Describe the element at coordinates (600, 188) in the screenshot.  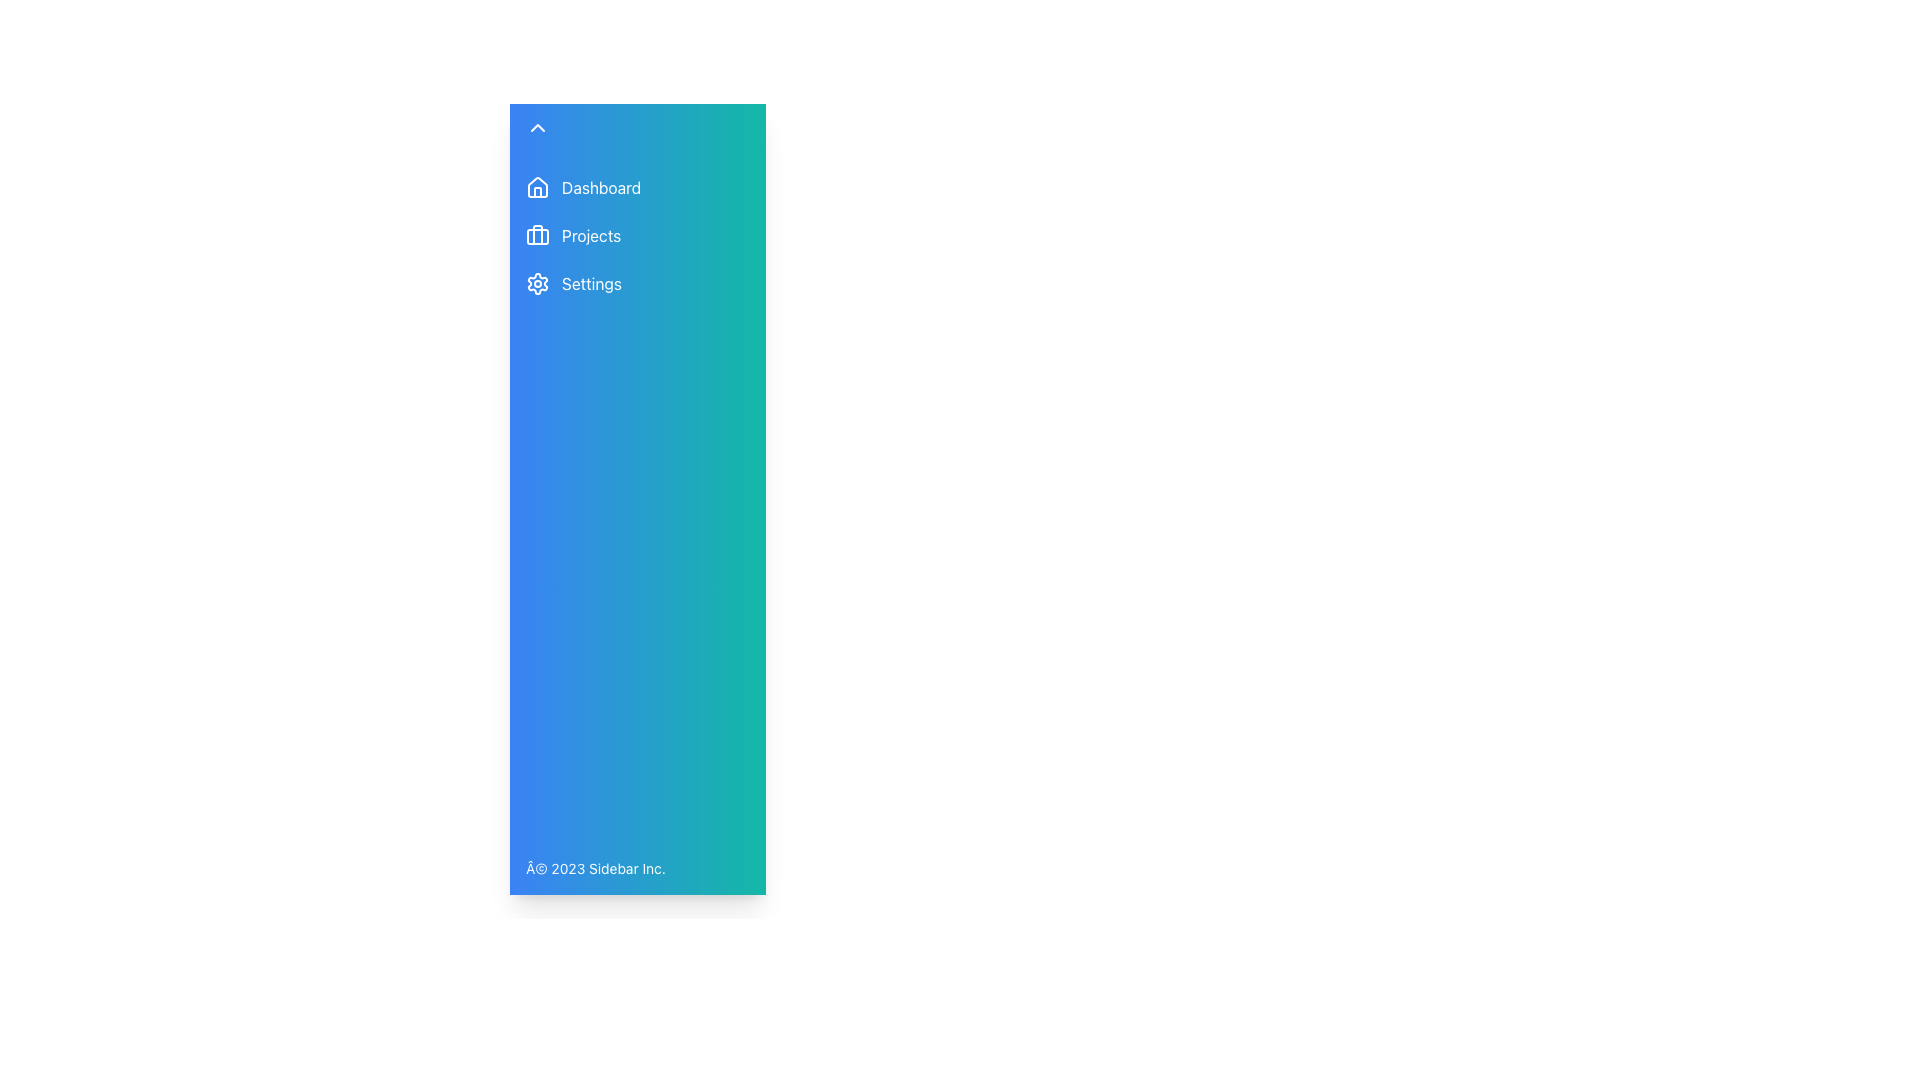
I see `the navigation text label located below the icon menu` at that location.